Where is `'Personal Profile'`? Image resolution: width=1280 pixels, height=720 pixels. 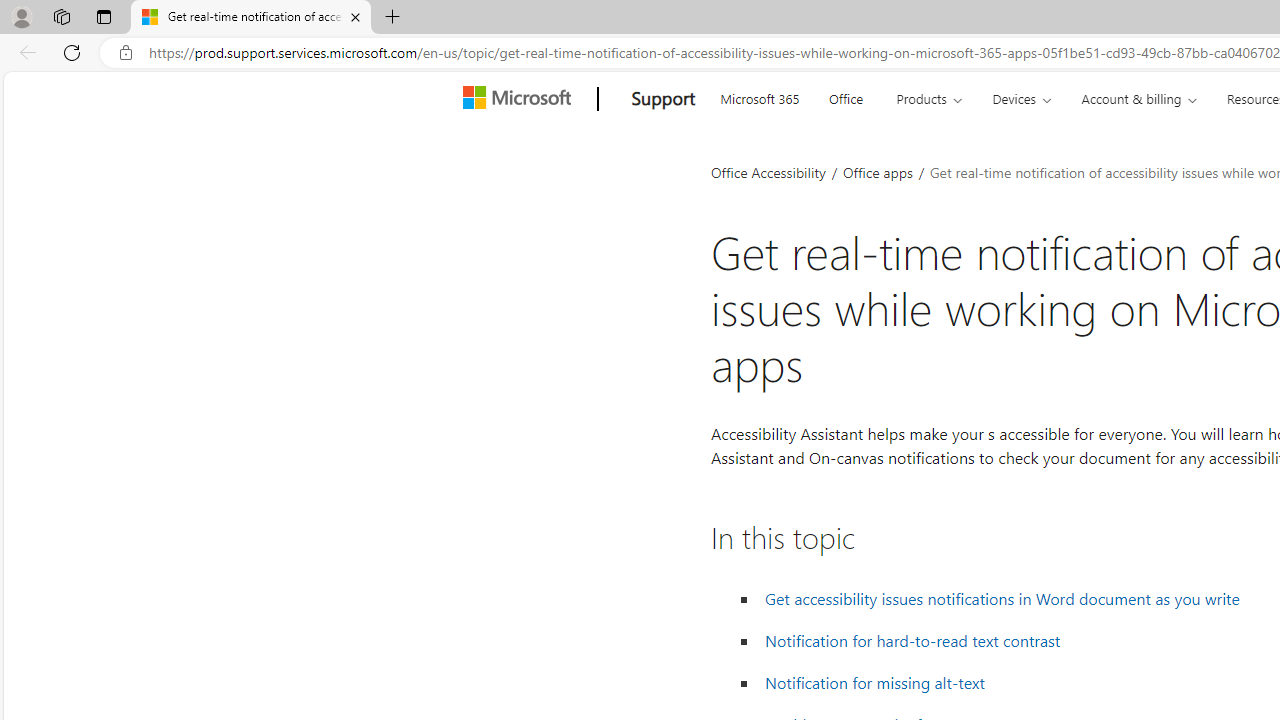
'Personal Profile' is located at coordinates (21, 16).